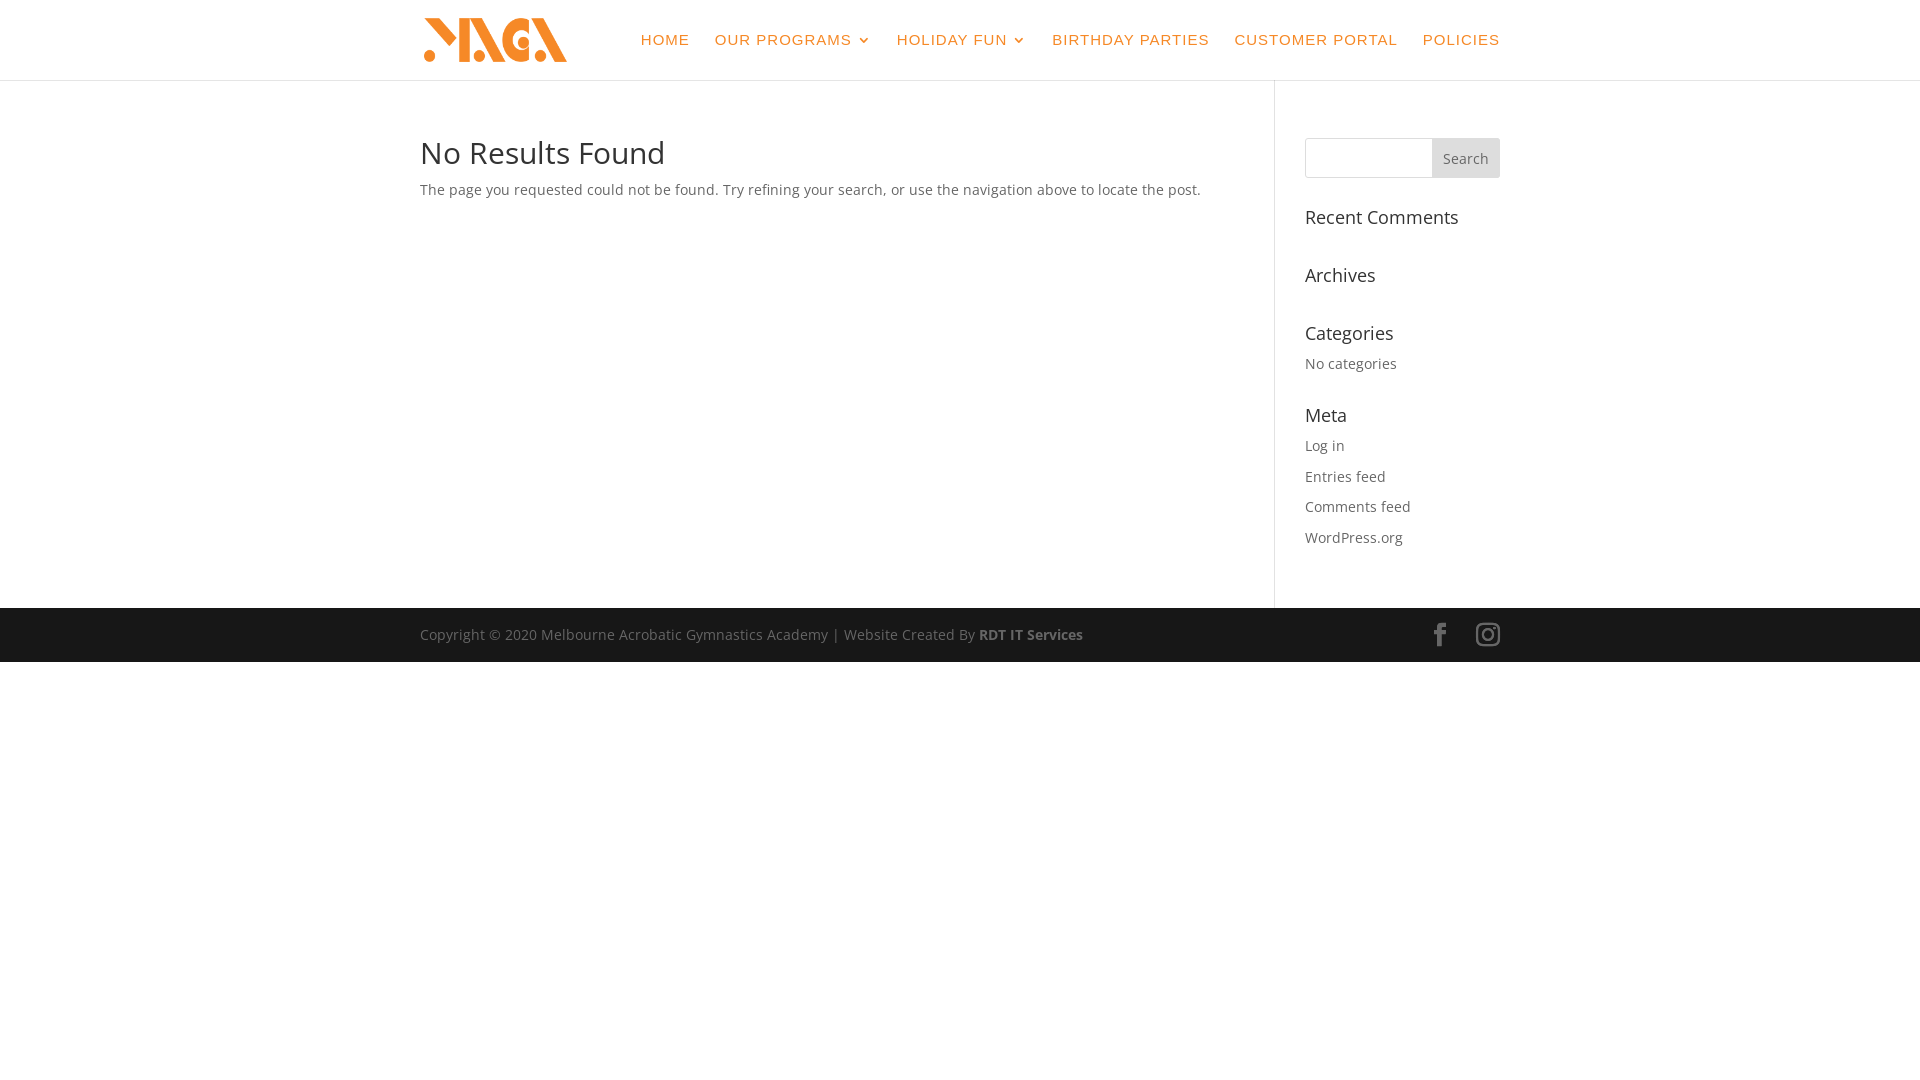  What do you see at coordinates (665, 55) in the screenshot?
I see `'HOME'` at bounding box center [665, 55].